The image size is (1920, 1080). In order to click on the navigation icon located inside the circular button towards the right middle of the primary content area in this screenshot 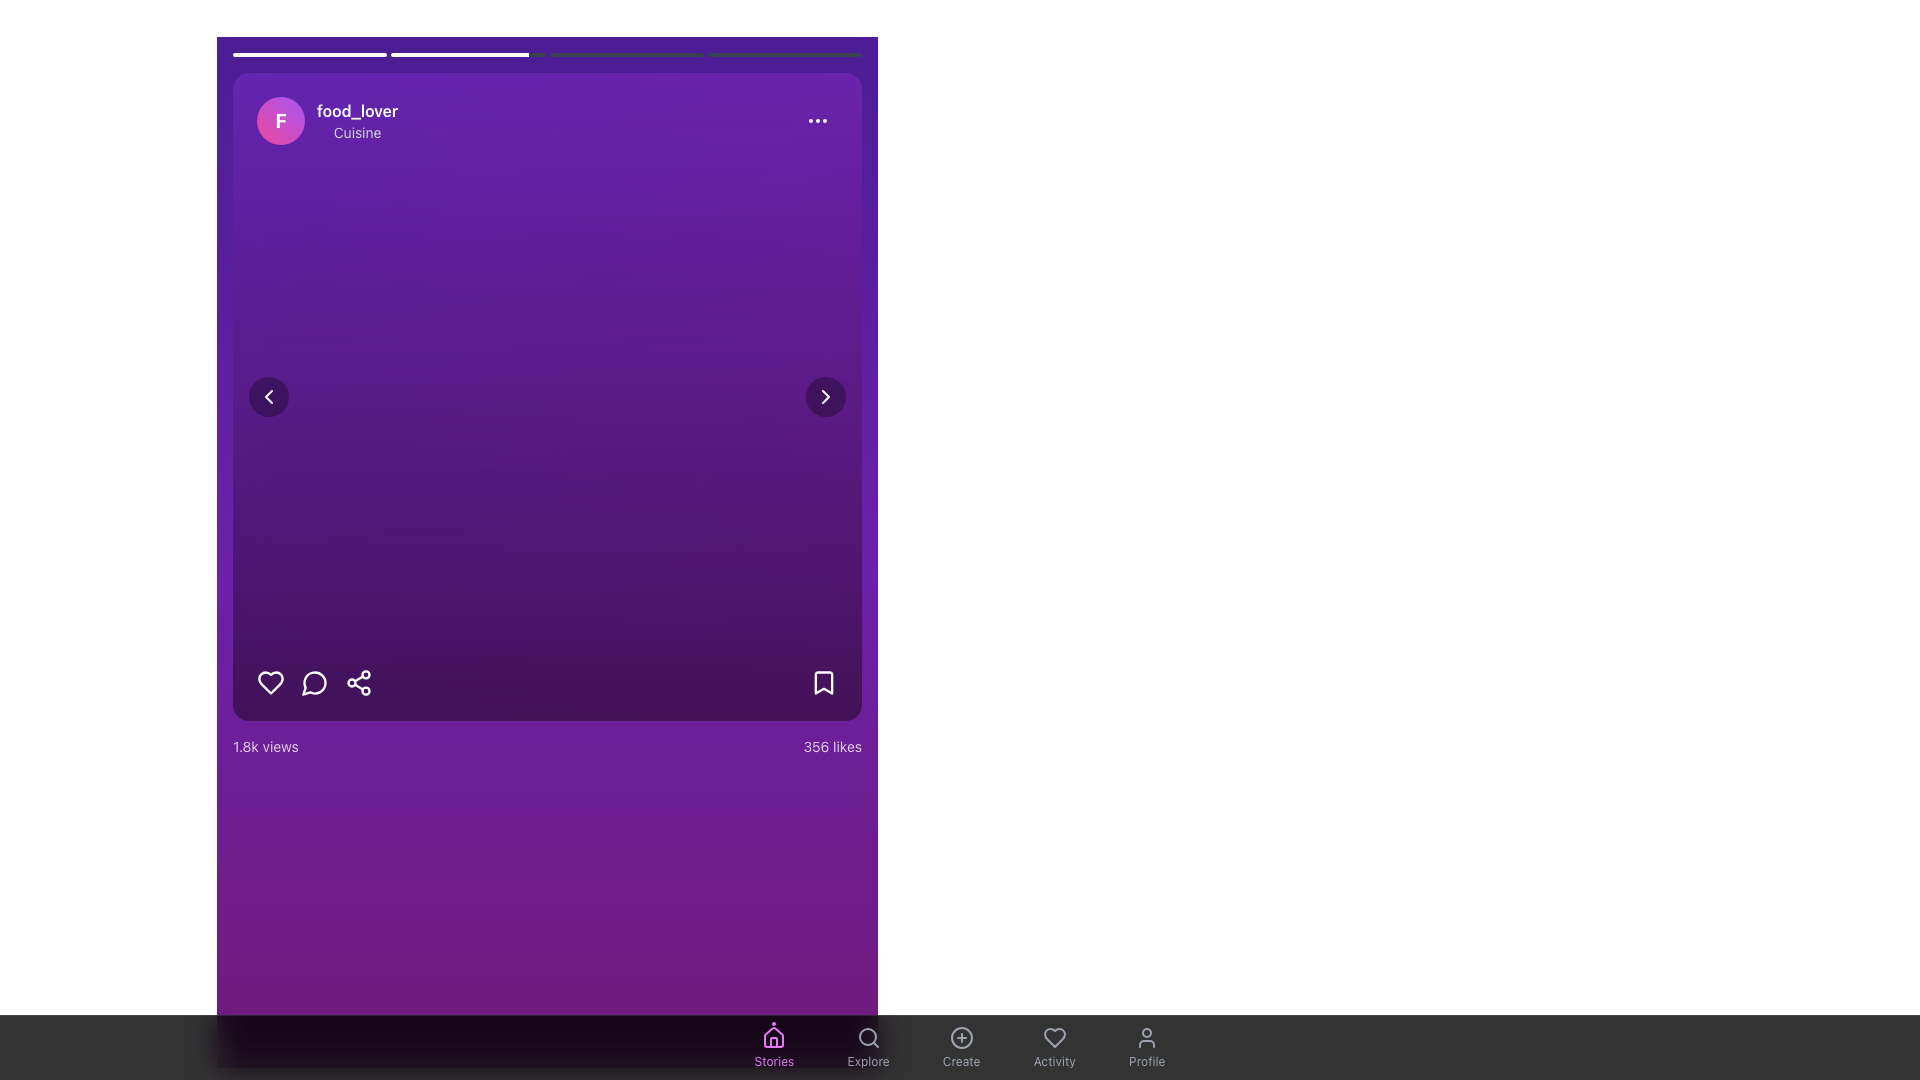, I will do `click(825, 397)`.